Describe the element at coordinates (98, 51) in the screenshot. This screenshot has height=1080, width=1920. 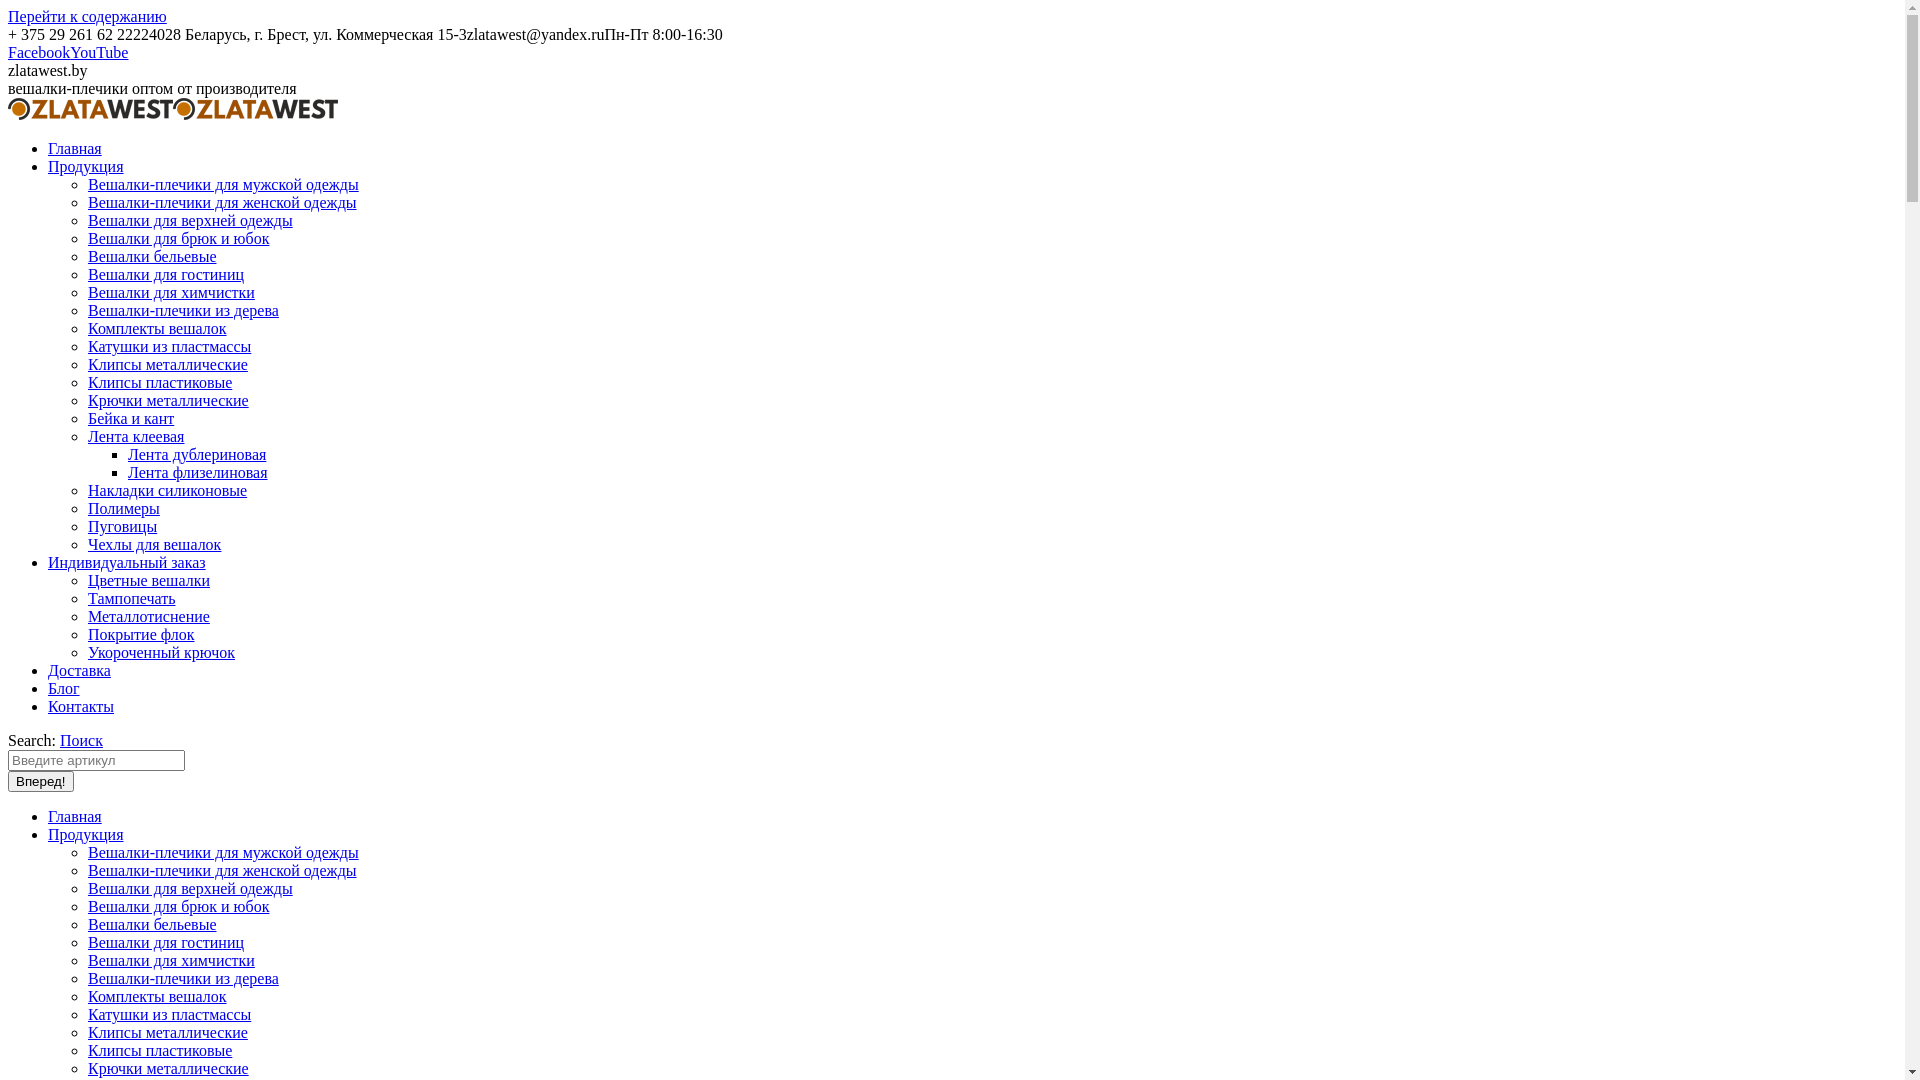
I see `'YouTube'` at that location.